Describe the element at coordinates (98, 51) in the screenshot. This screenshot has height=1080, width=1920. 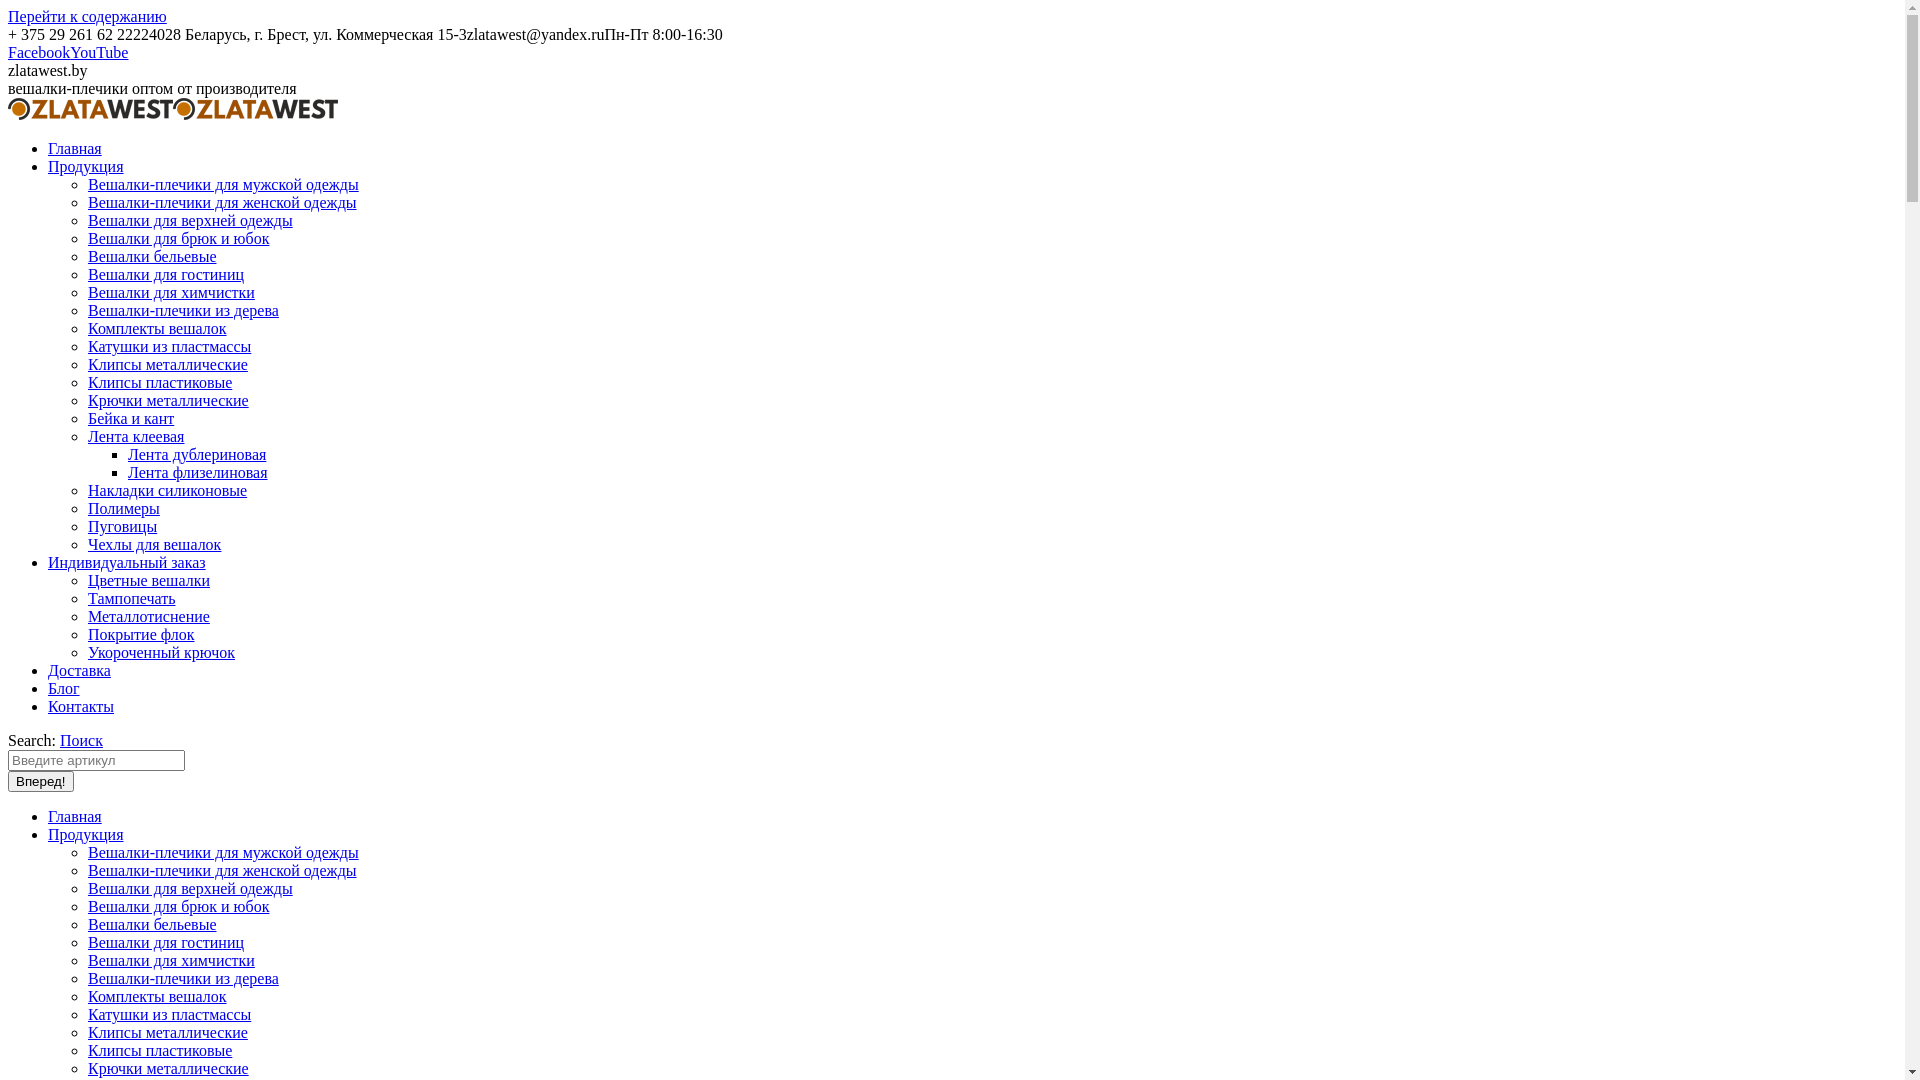
I see `'YouTube'` at that location.